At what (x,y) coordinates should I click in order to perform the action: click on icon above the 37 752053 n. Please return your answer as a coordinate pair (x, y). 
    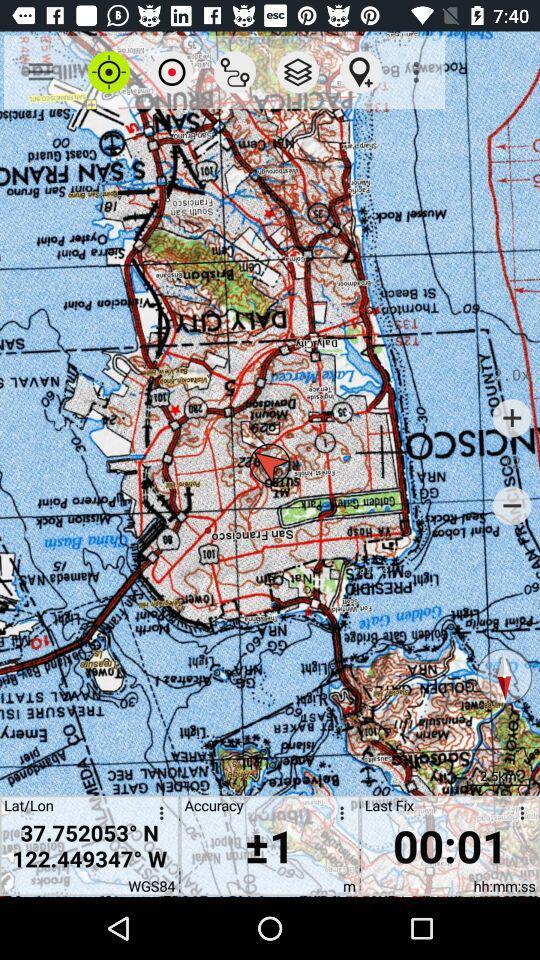
    Looking at the image, I should click on (172, 72).